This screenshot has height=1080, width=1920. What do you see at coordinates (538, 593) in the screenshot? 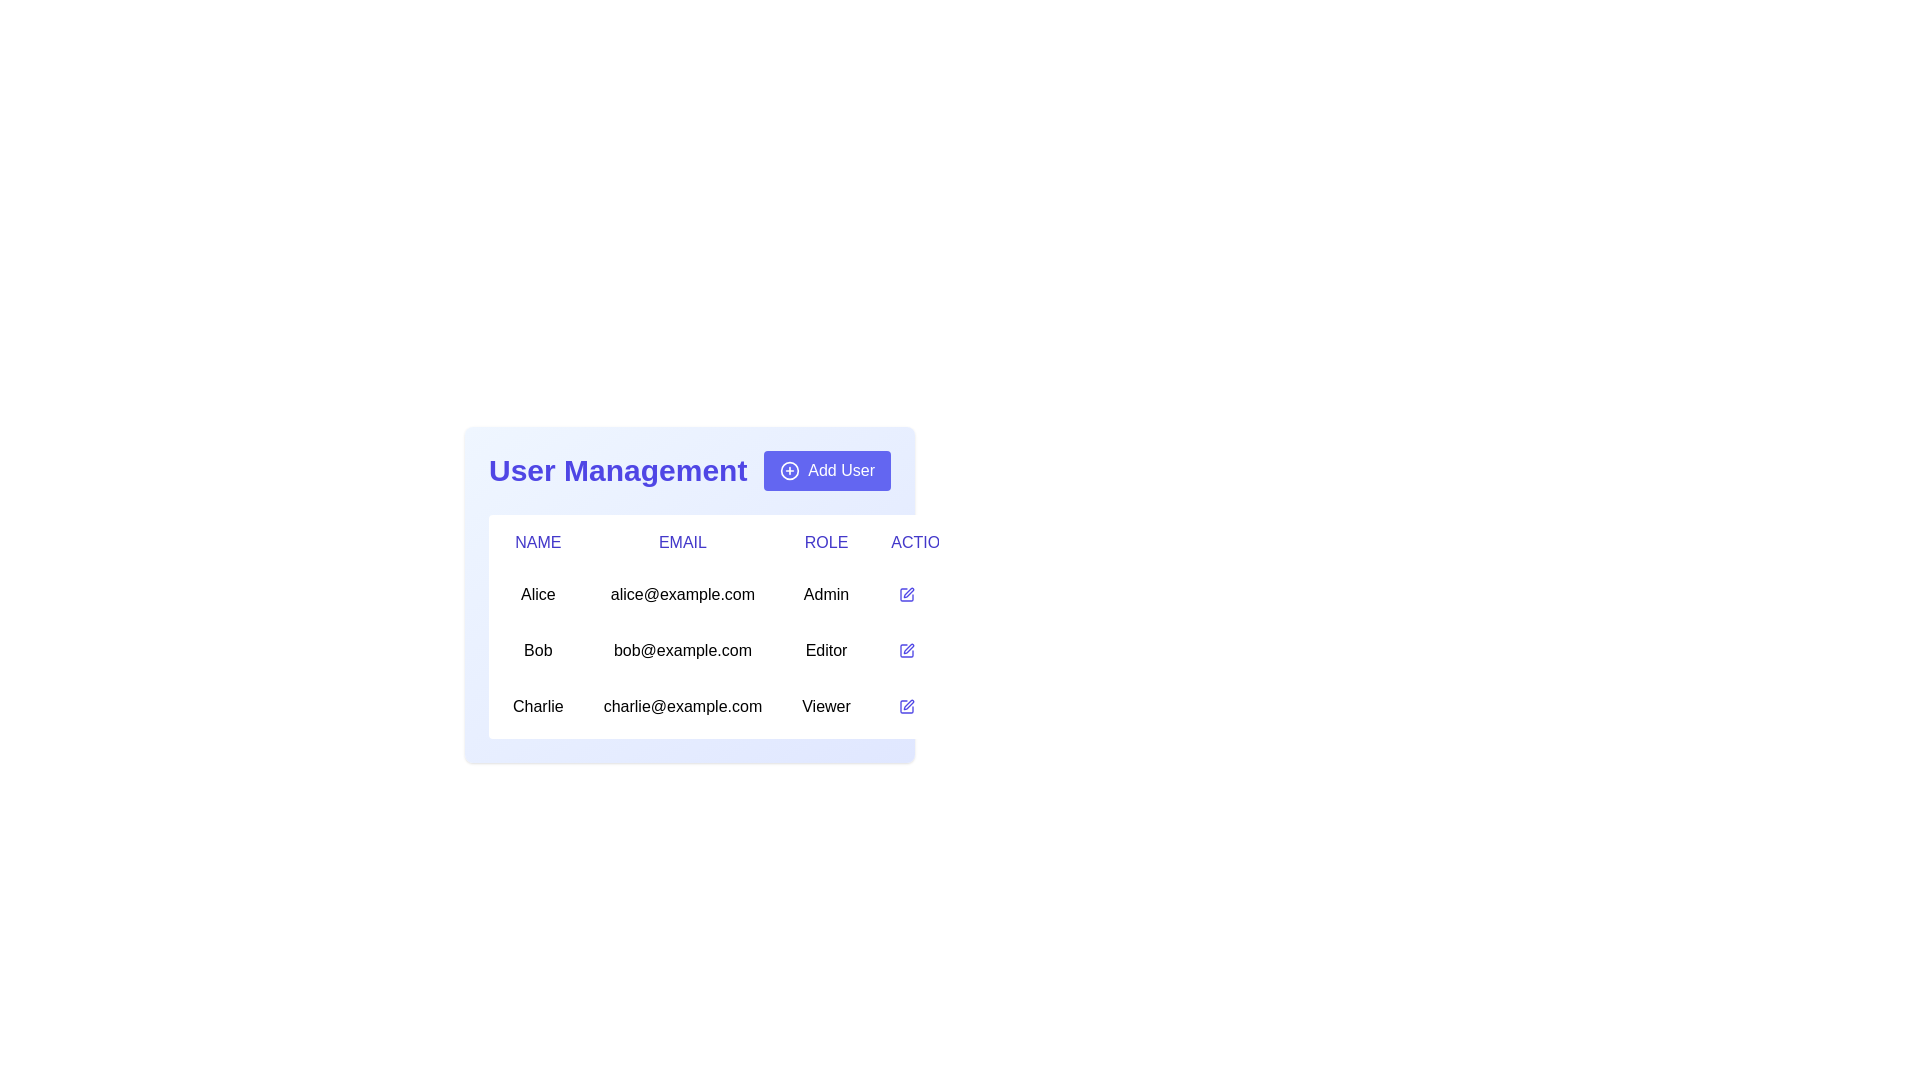
I see `the text label displaying the name 'Alice' in the user management interface, which is located in the first column under the 'NAME' header` at bounding box center [538, 593].